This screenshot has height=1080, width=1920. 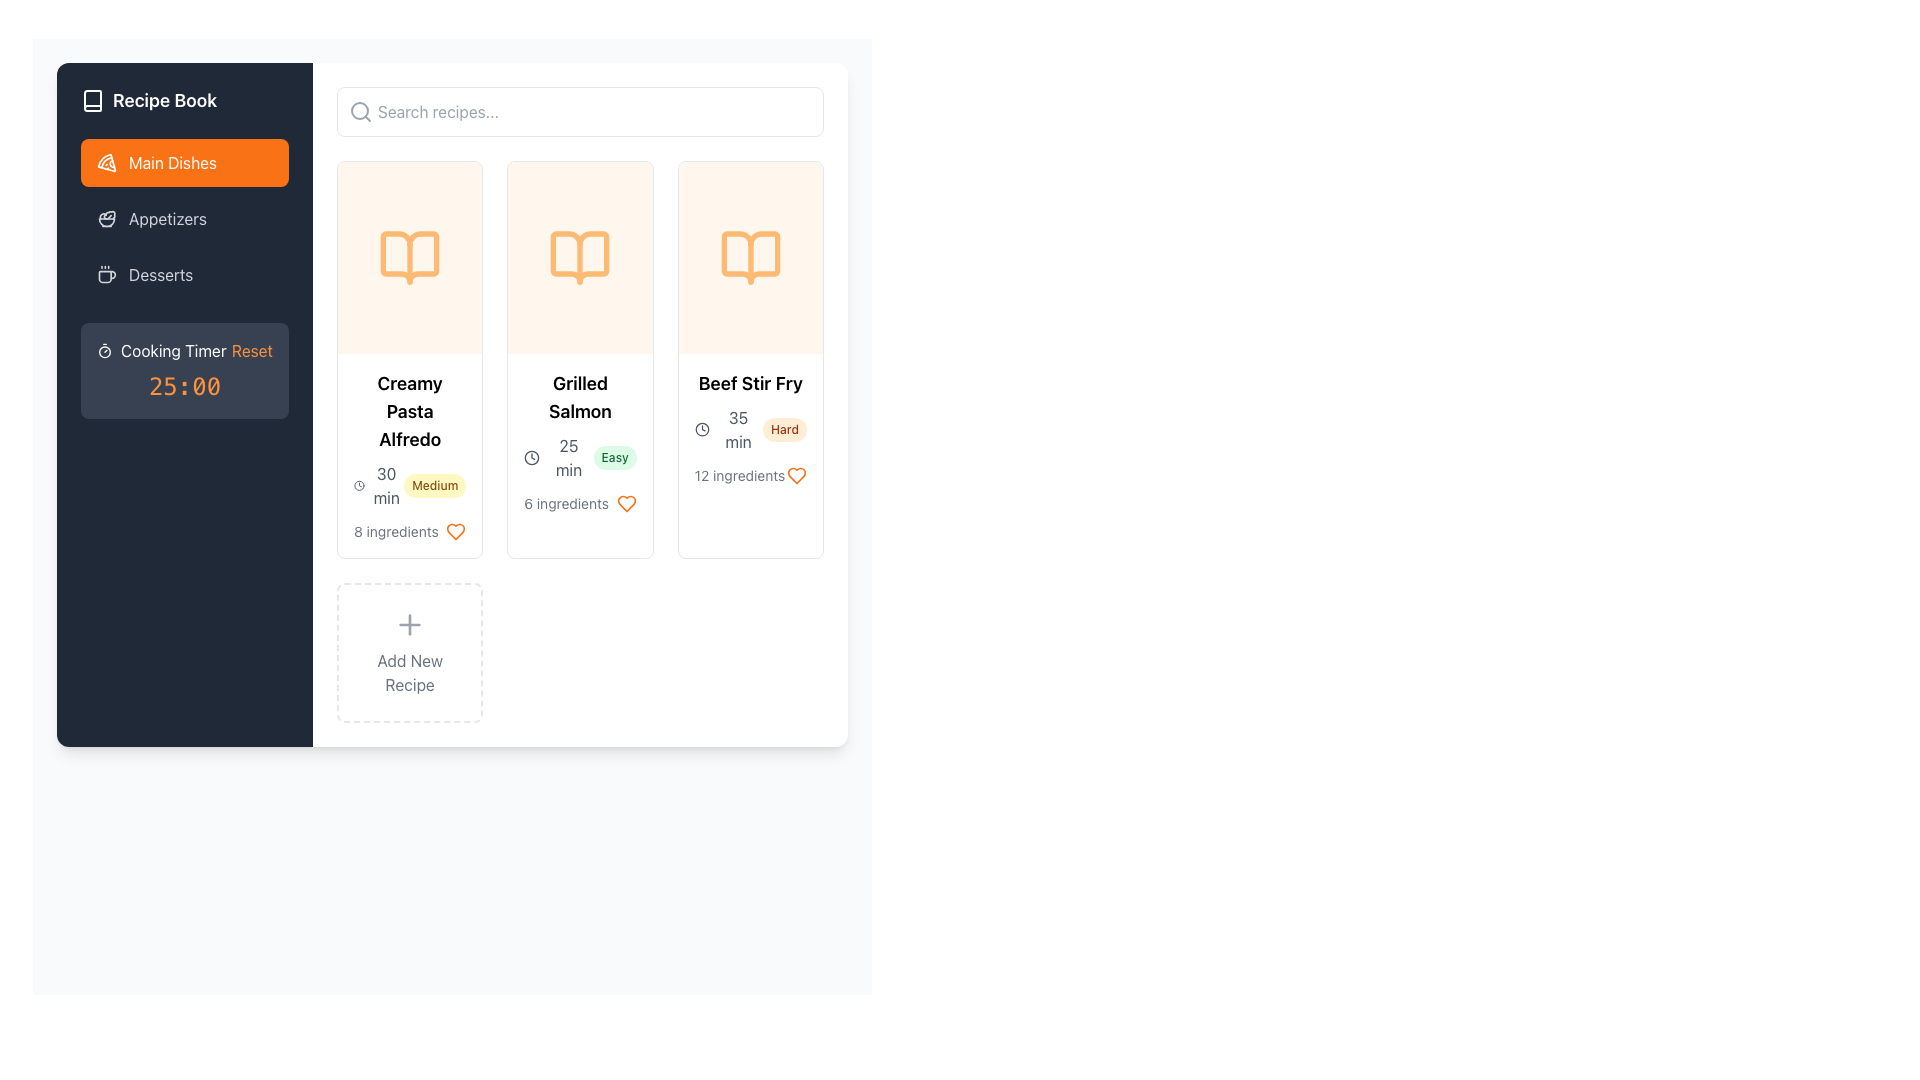 What do you see at coordinates (579, 458) in the screenshot?
I see `the informational text element that displays the preparation time ('25 min') and difficulty level ('Easy') for the 'Grilled Salmon' recipe, located in the middle of the three recipe tiles` at bounding box center [579, 458].